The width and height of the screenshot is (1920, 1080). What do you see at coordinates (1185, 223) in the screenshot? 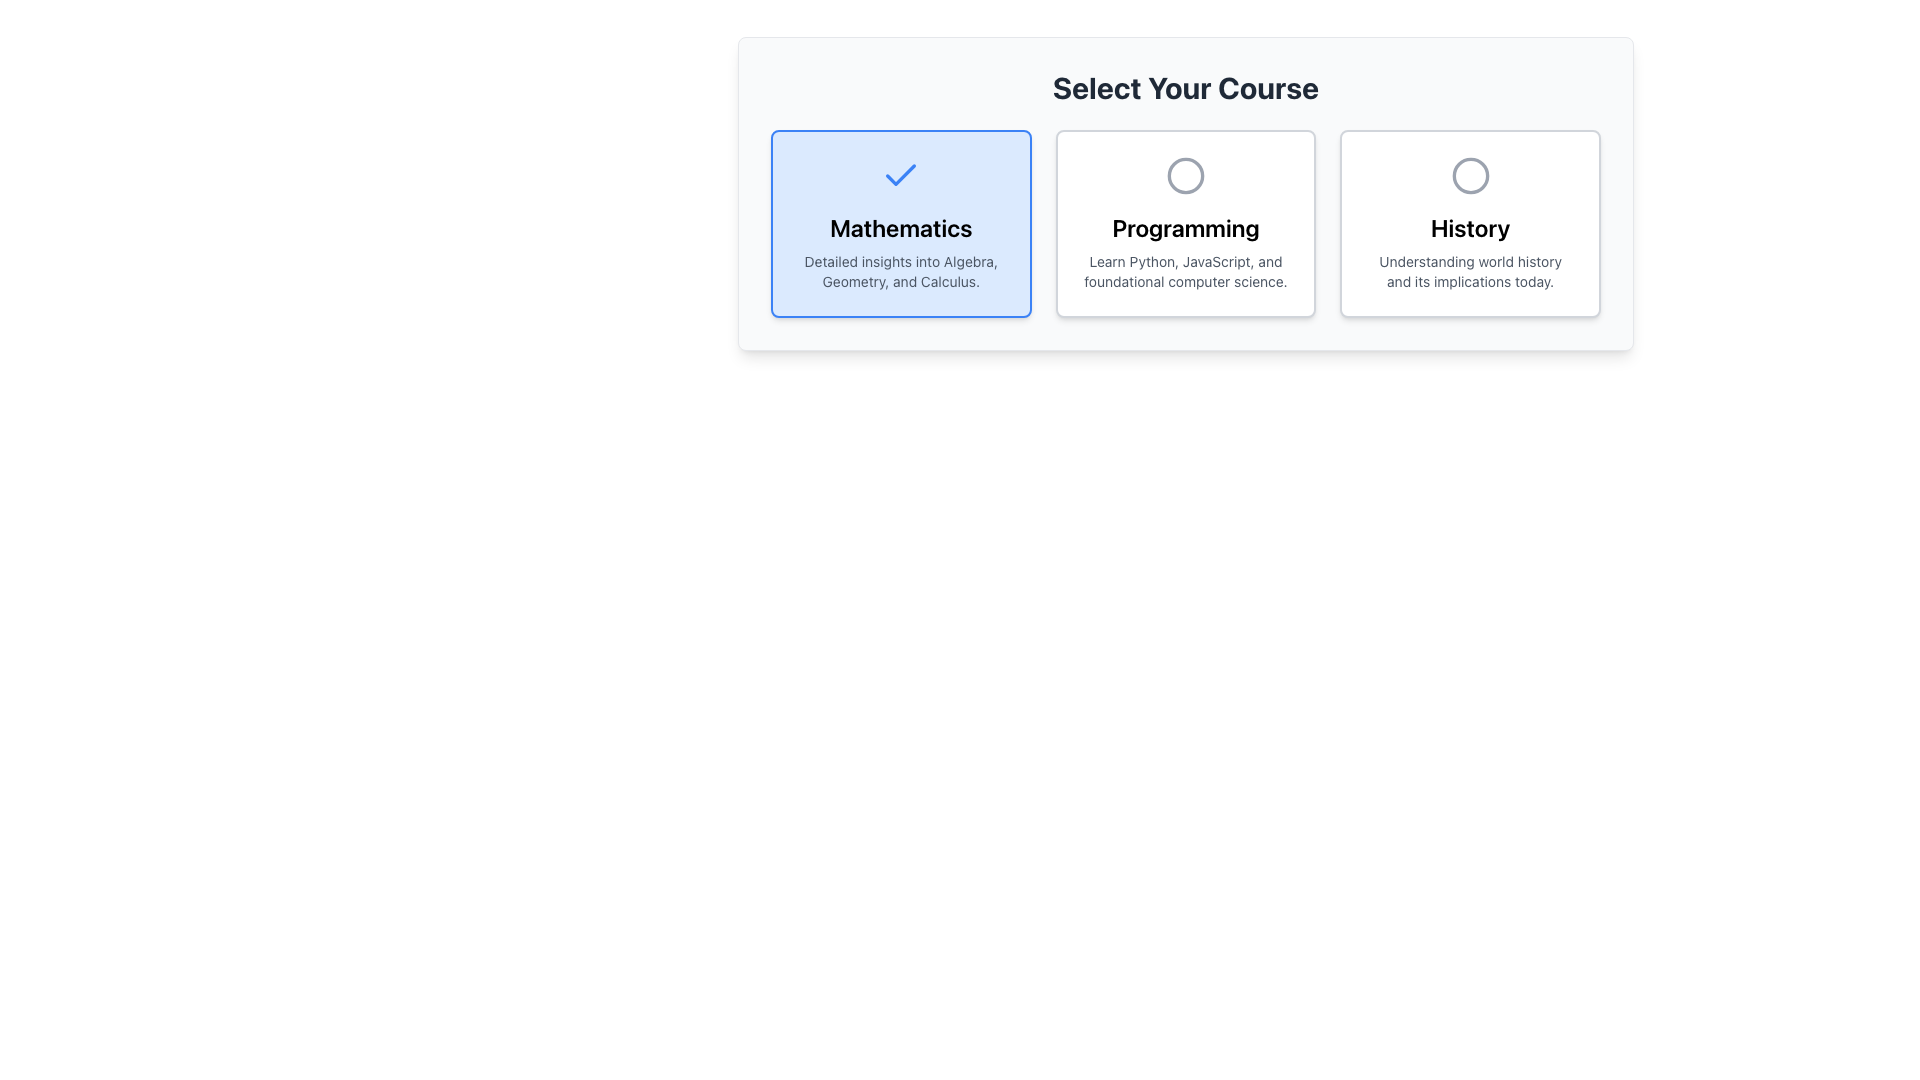
I see `the second card item in the grid layout` at bounding box center [1185, 223].